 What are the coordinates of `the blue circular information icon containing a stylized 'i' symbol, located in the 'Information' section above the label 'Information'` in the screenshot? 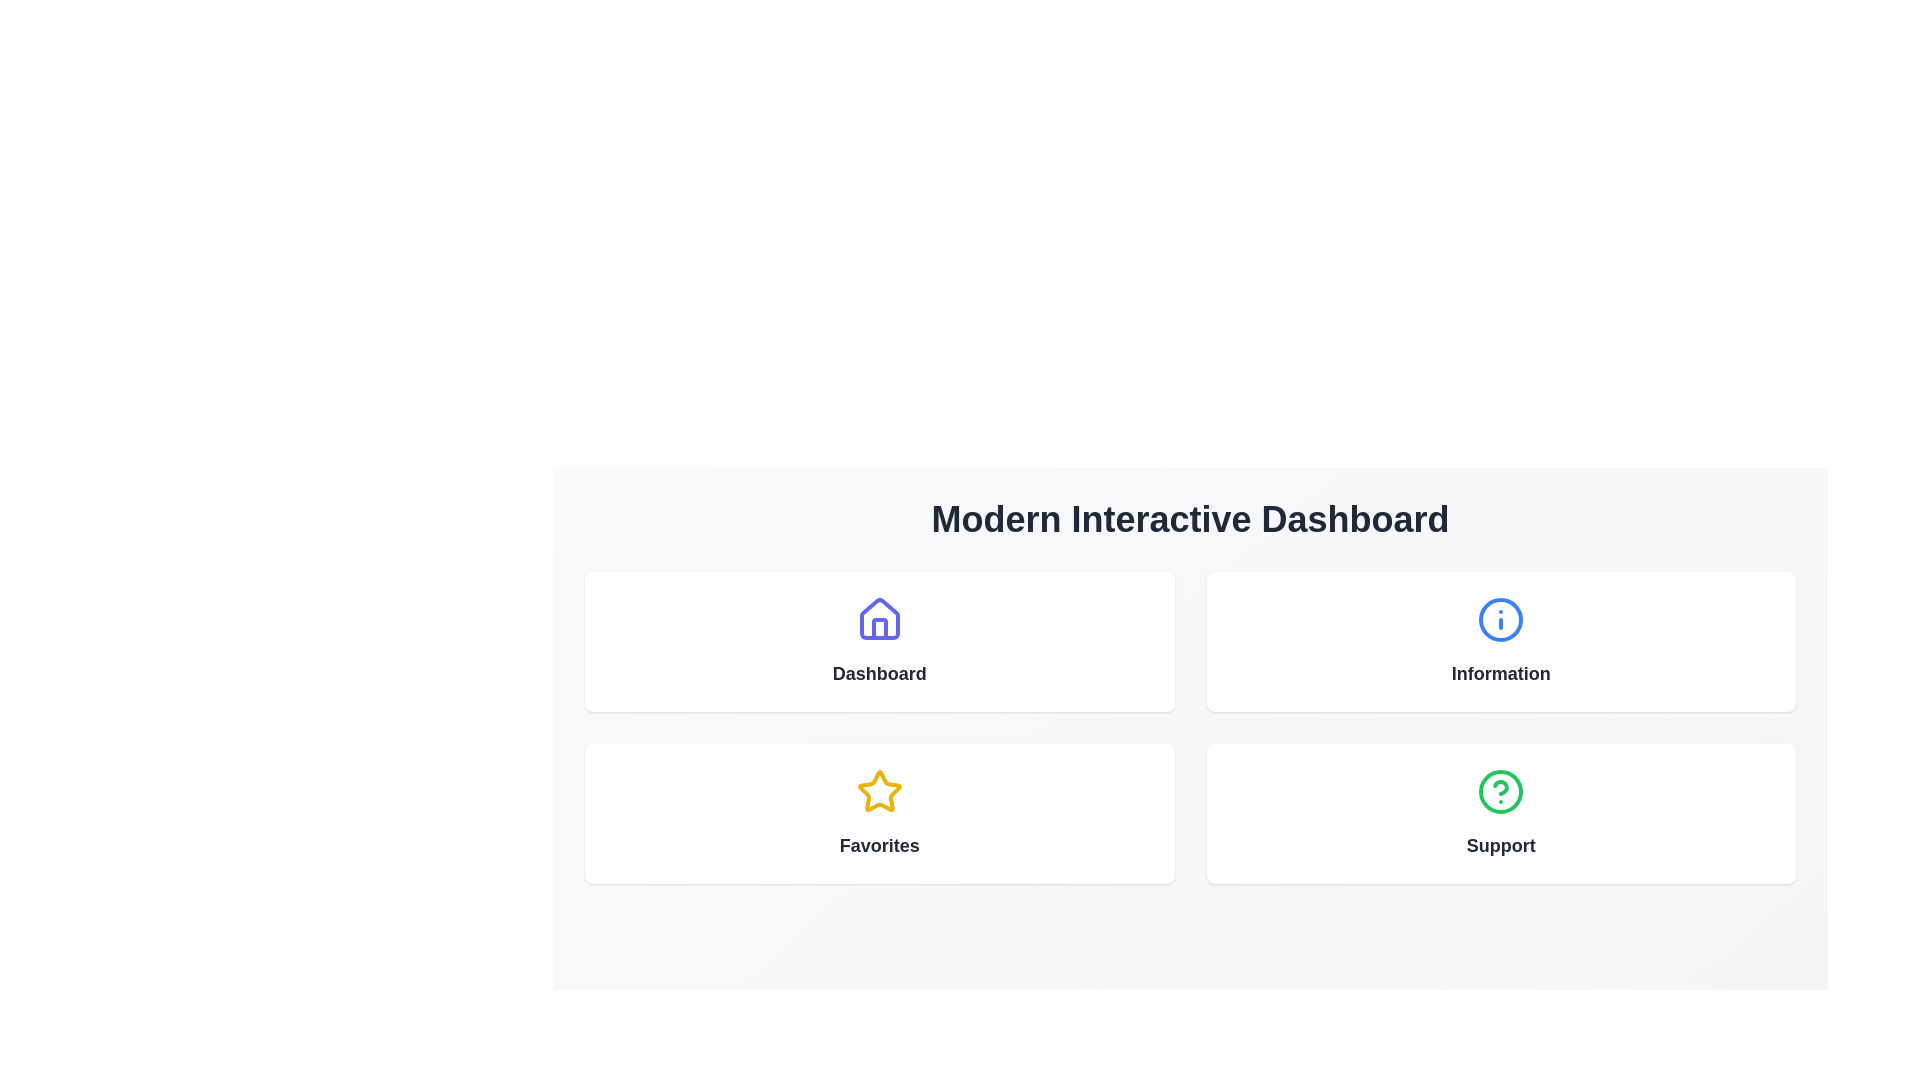 It's located at (1501, 619).